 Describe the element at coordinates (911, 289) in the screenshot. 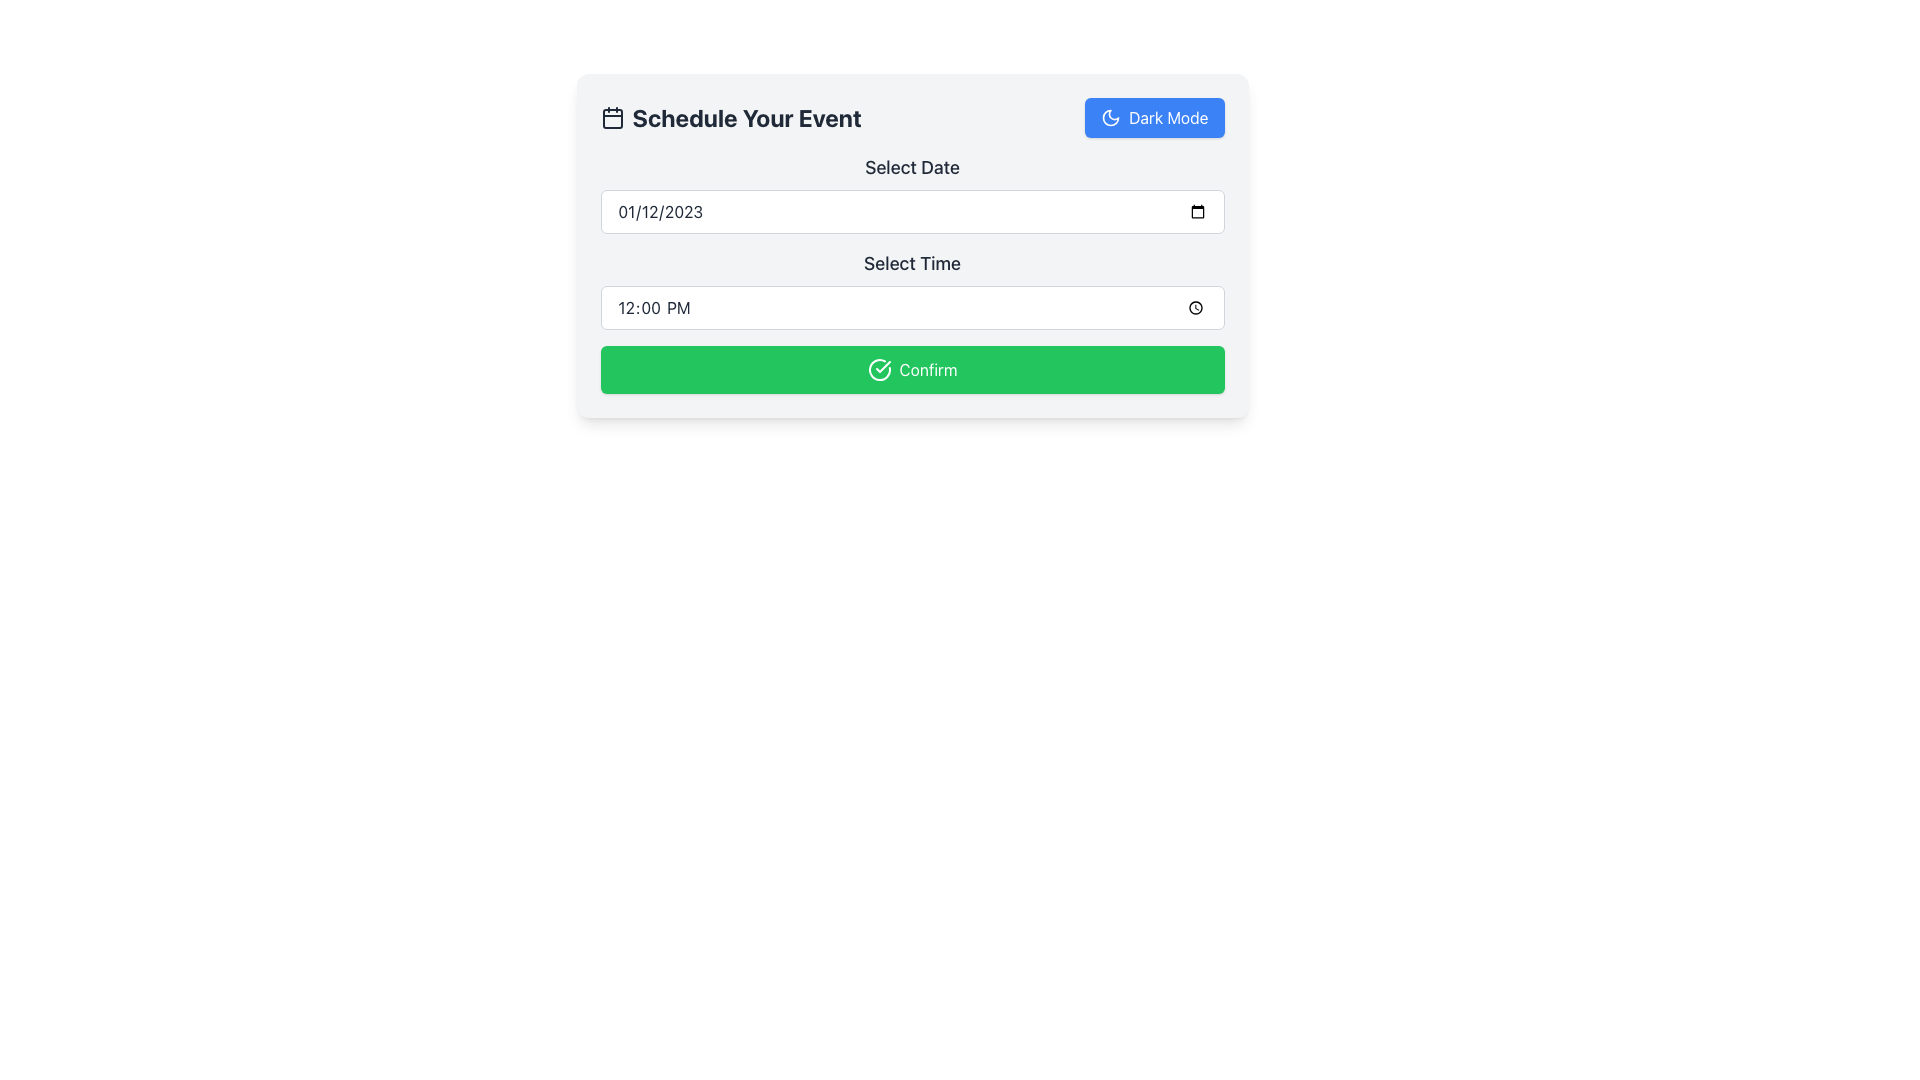

I see `the 'Select Time' Time Picker element` at that location.